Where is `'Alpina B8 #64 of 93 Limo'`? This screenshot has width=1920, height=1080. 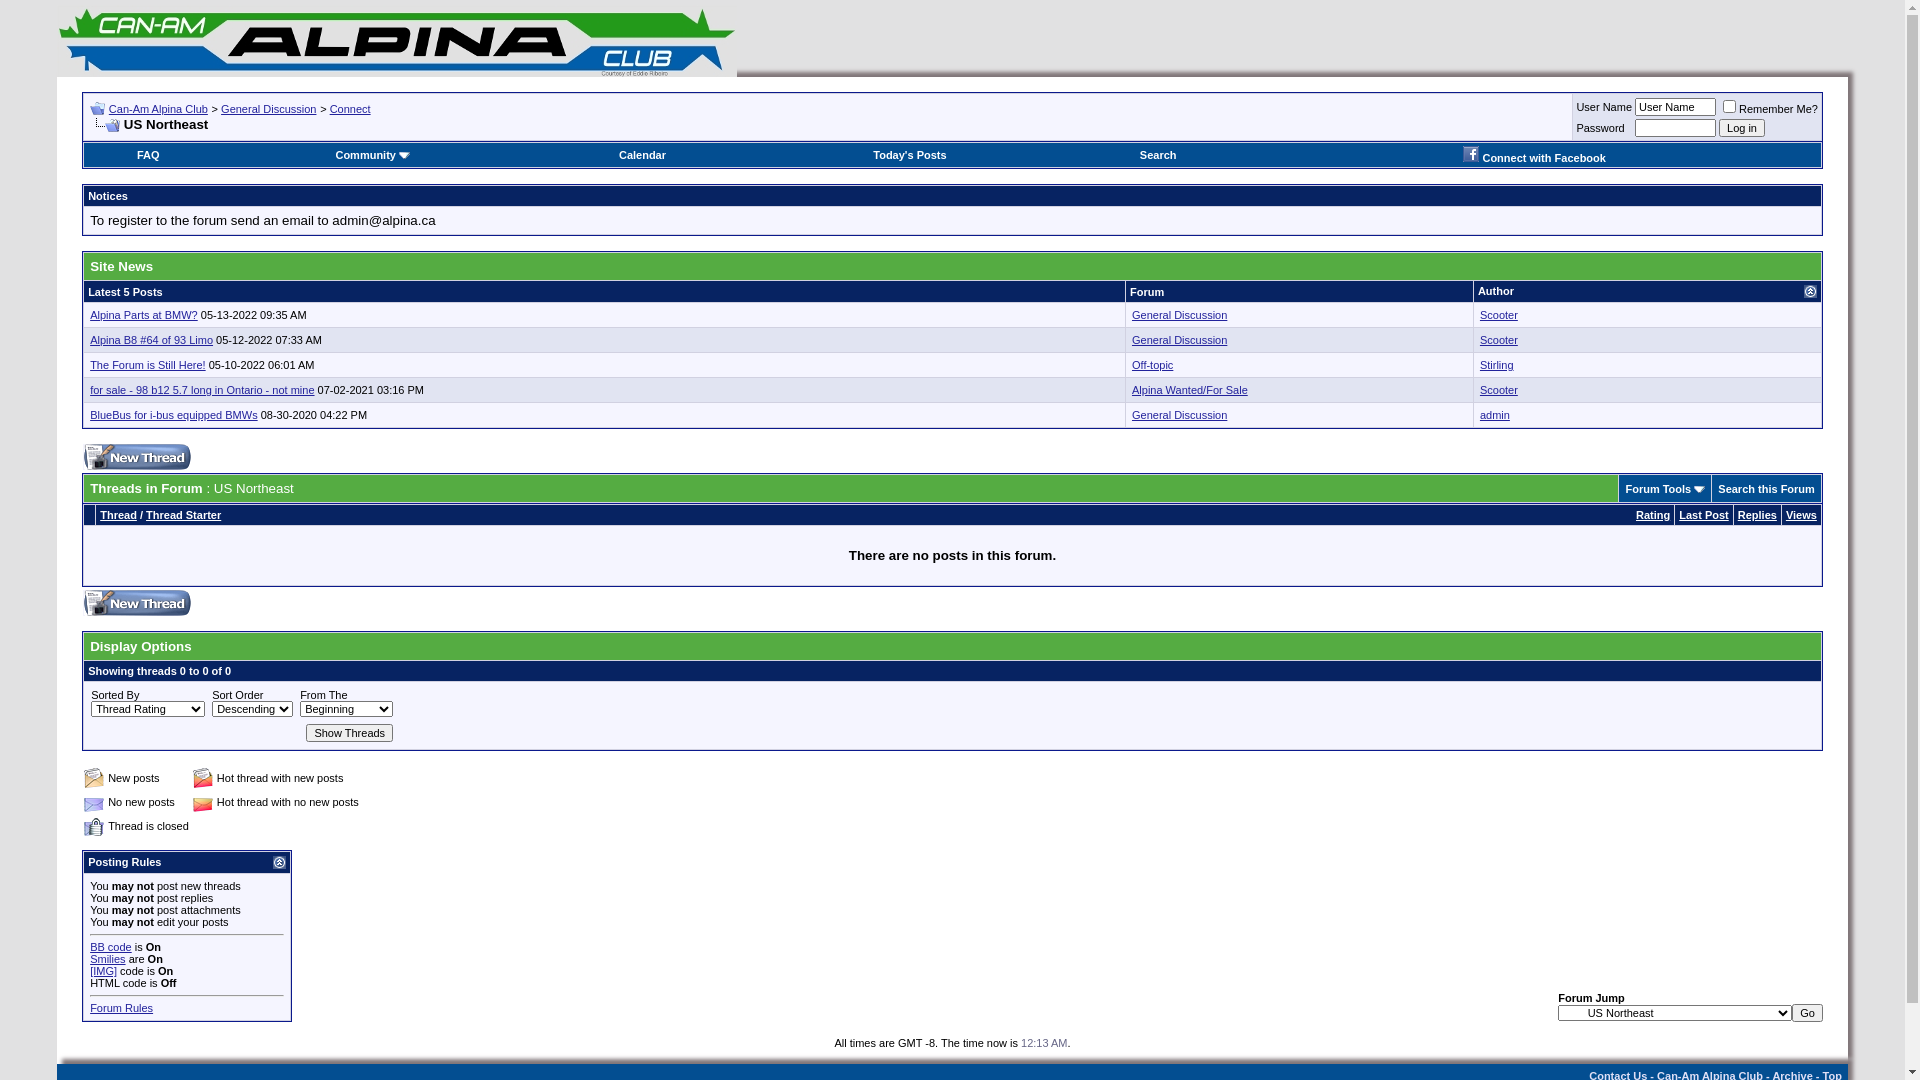 'Alpina B8 #64 of 93 Limo' is located at coordinates (89, 338).